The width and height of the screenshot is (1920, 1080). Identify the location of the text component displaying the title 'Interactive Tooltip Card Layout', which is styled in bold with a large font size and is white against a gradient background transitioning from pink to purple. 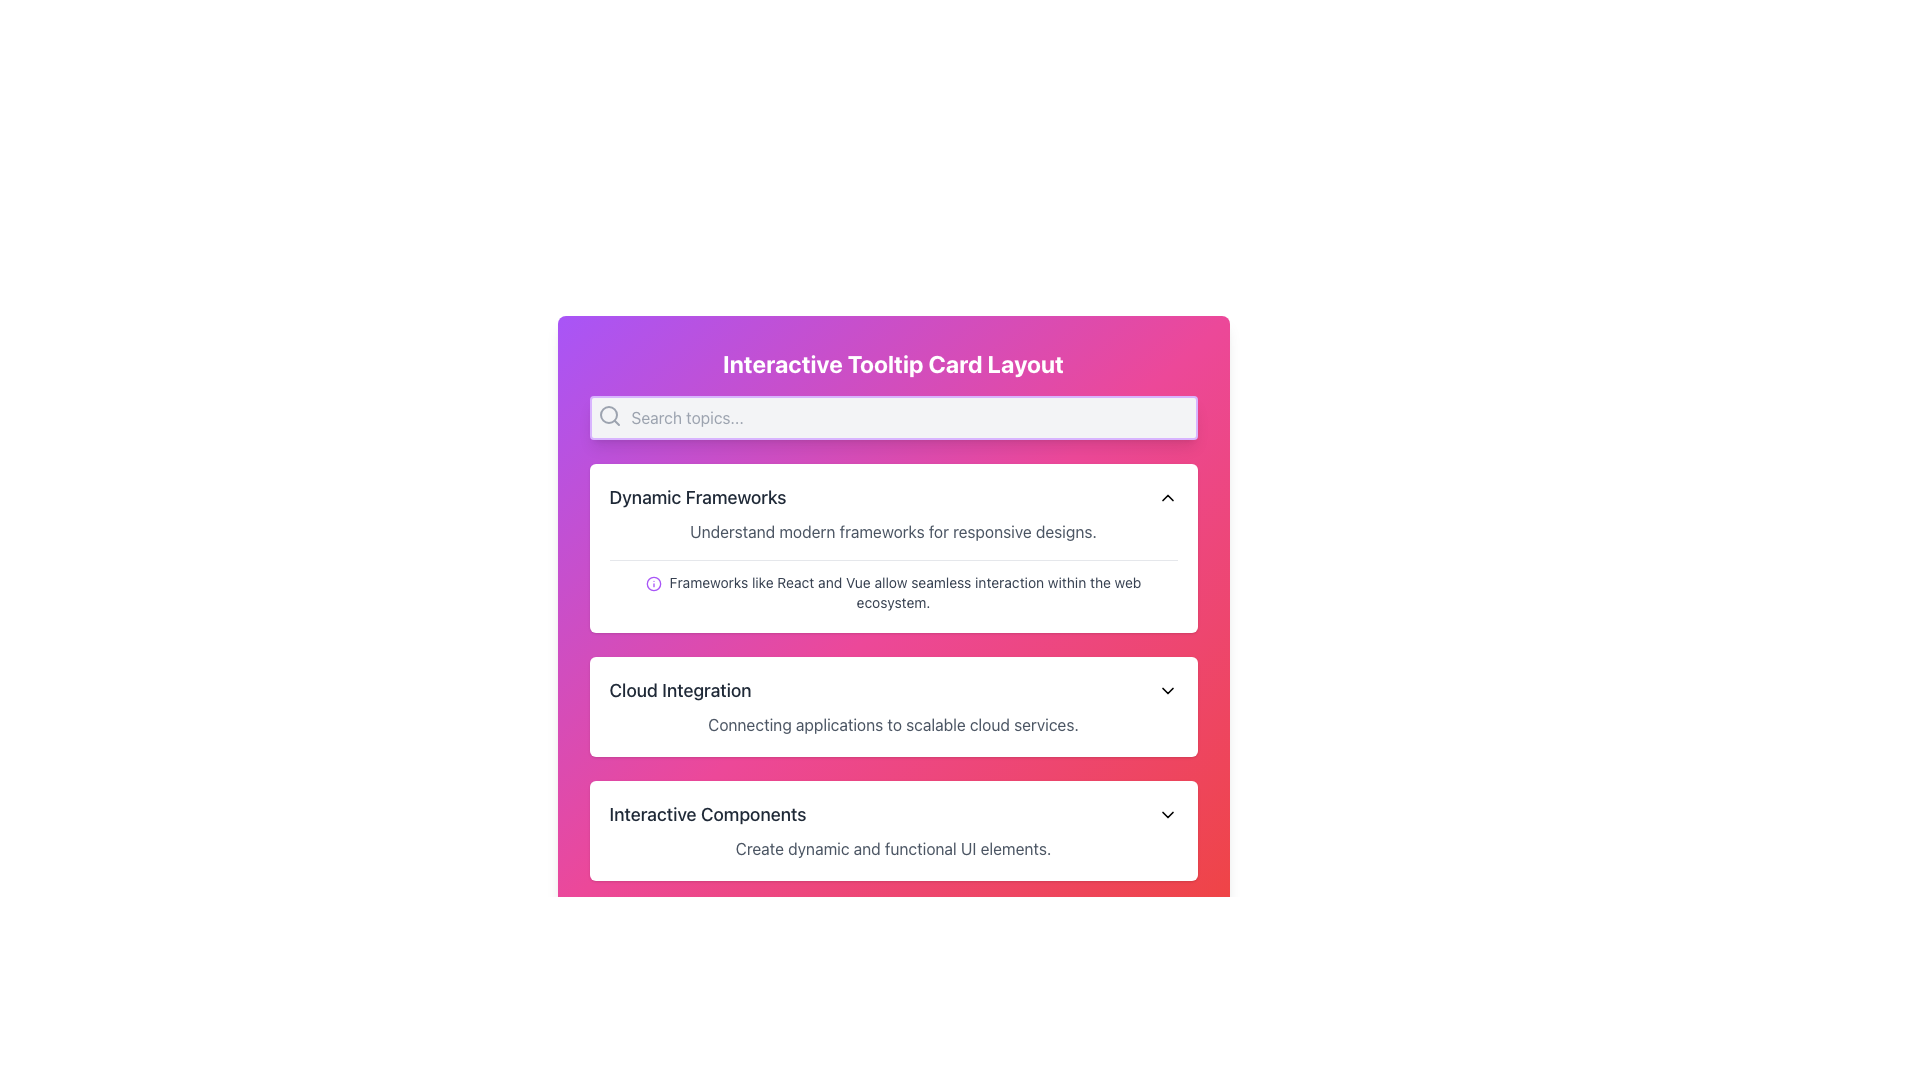
(892, 363).